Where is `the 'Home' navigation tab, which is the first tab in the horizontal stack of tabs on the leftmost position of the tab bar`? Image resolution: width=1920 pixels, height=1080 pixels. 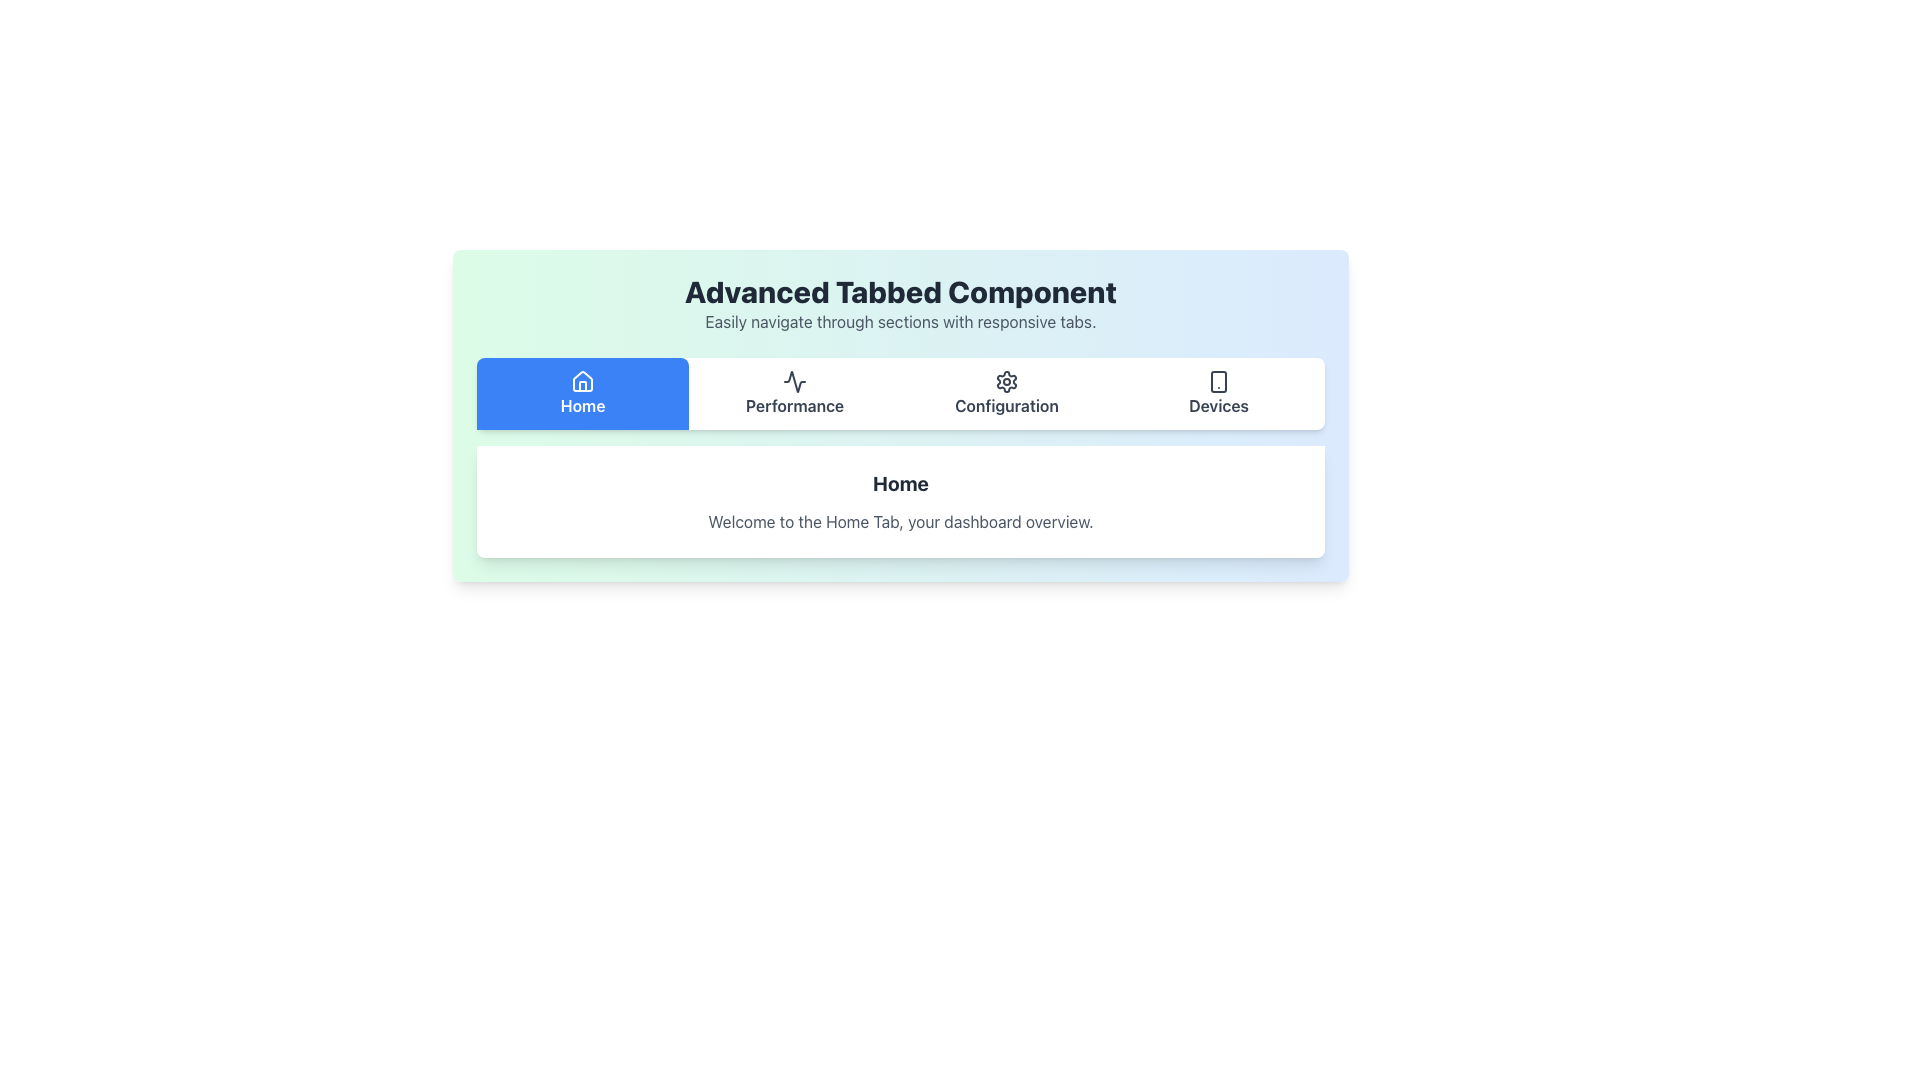 the 'Home' navigation tab, which is the first tab in the horizontal stack of tabs on the leftmost position of the tab bar is located at coordinates (581, 393).